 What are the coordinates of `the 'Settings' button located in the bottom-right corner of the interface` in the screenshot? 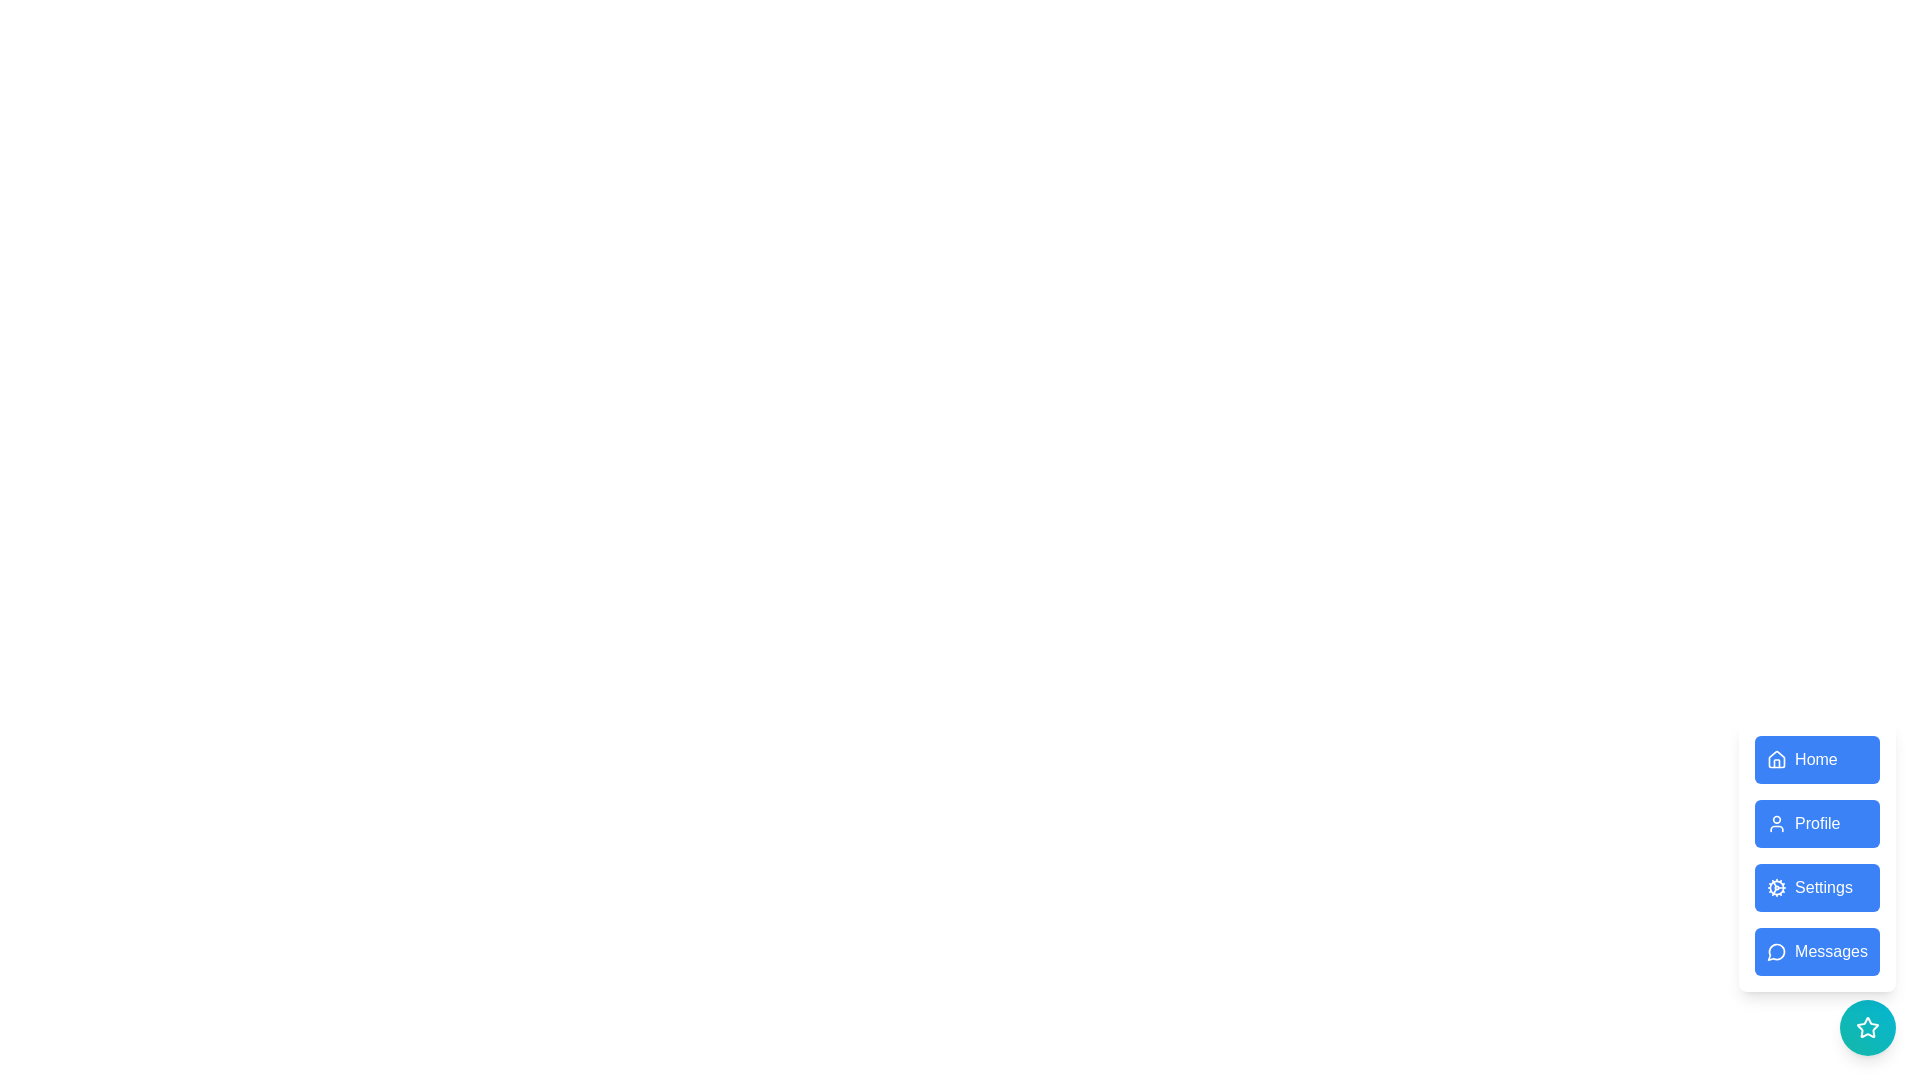 It's located at (1817, 855).